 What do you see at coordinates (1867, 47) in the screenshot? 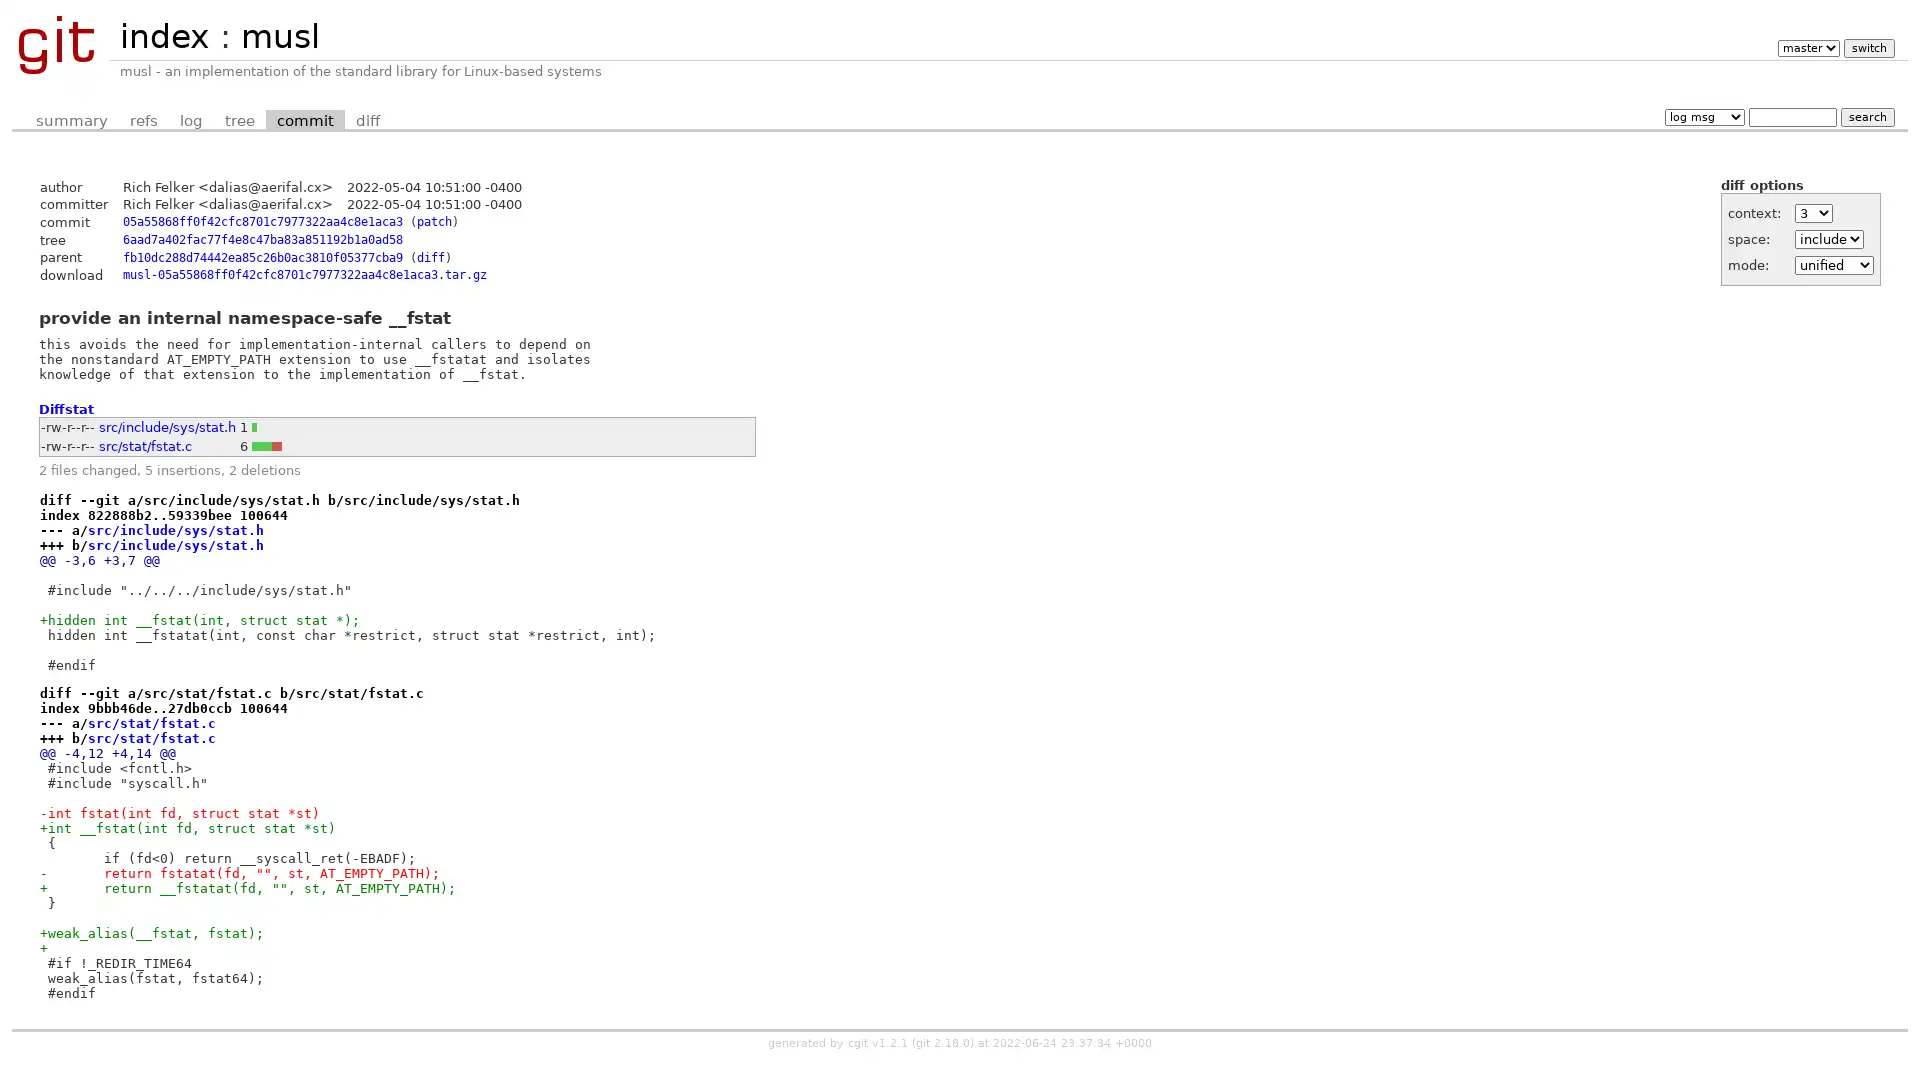
I see `switch` at bounding box center [1867, 47].